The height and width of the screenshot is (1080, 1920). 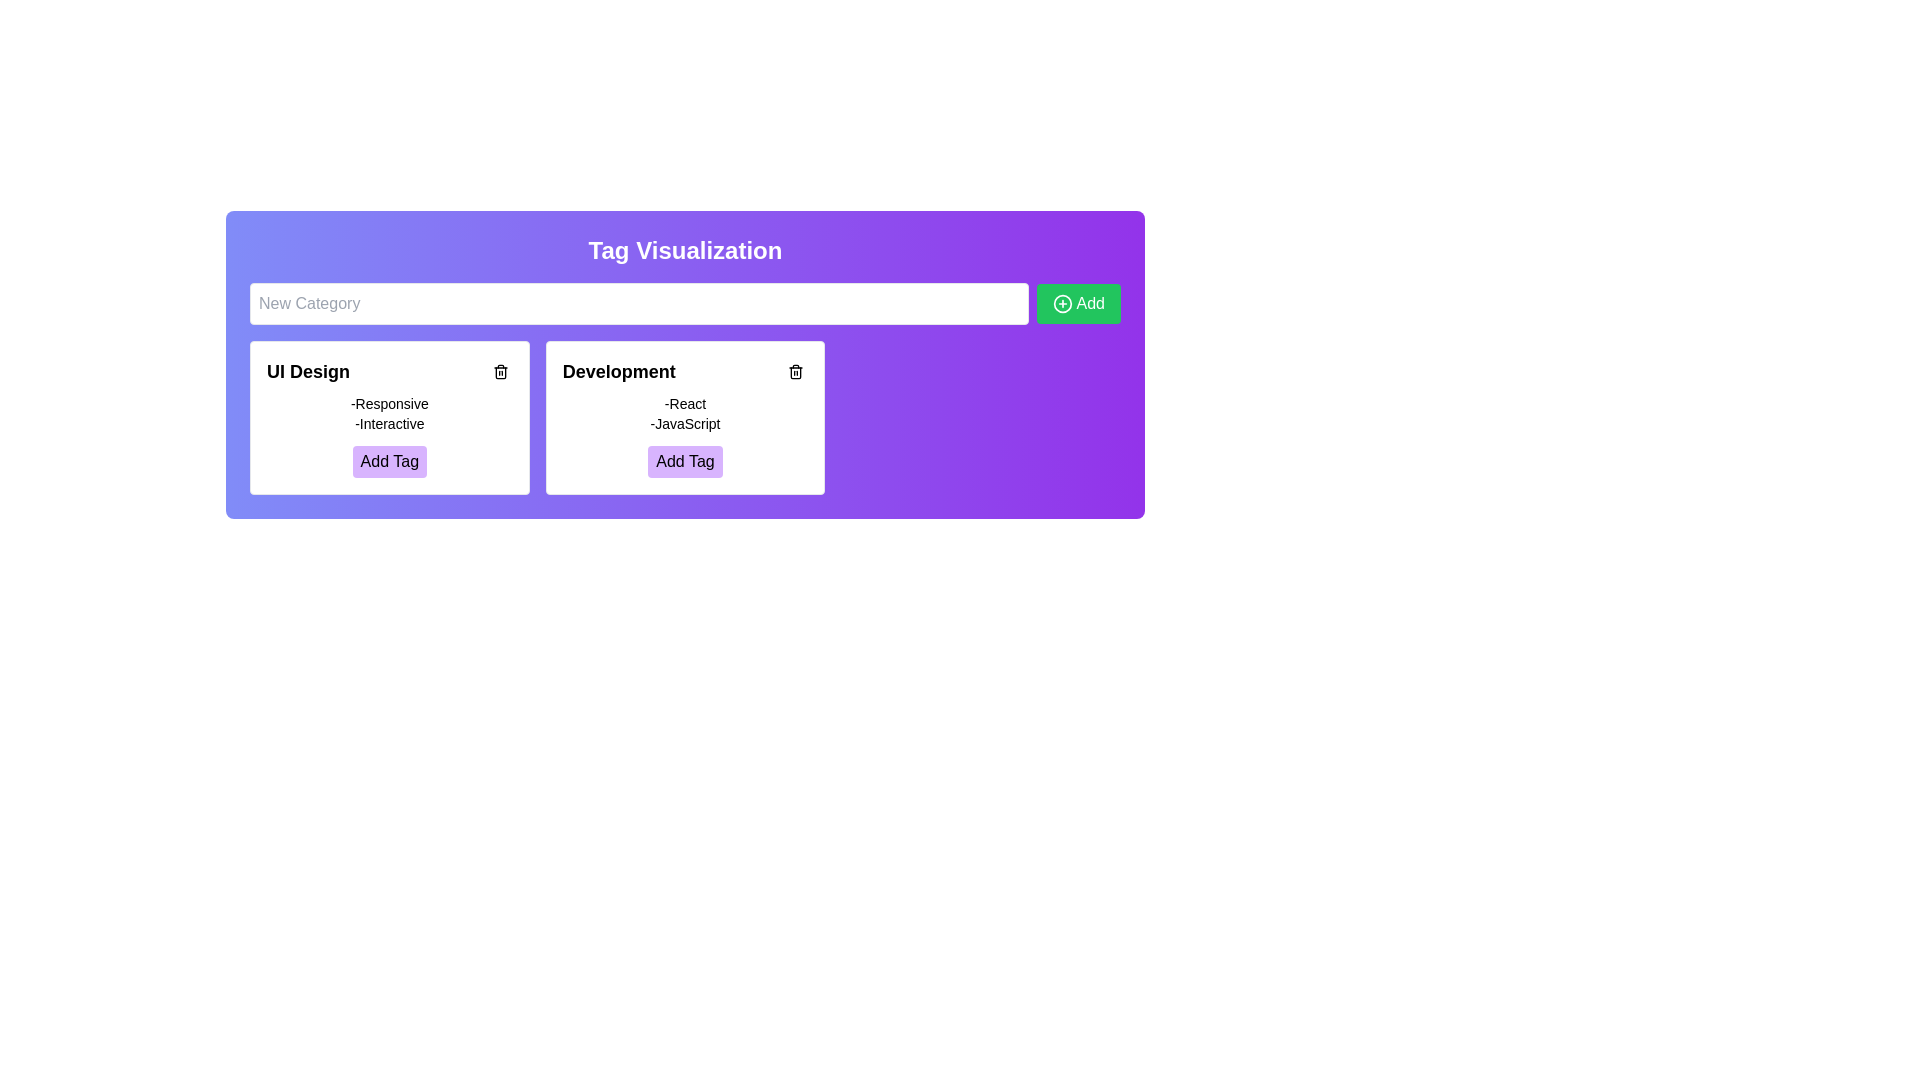 I want to click on the trash bin icon button located in the top-right corner of the 'UI Design' card, so click(x=500, y=371).